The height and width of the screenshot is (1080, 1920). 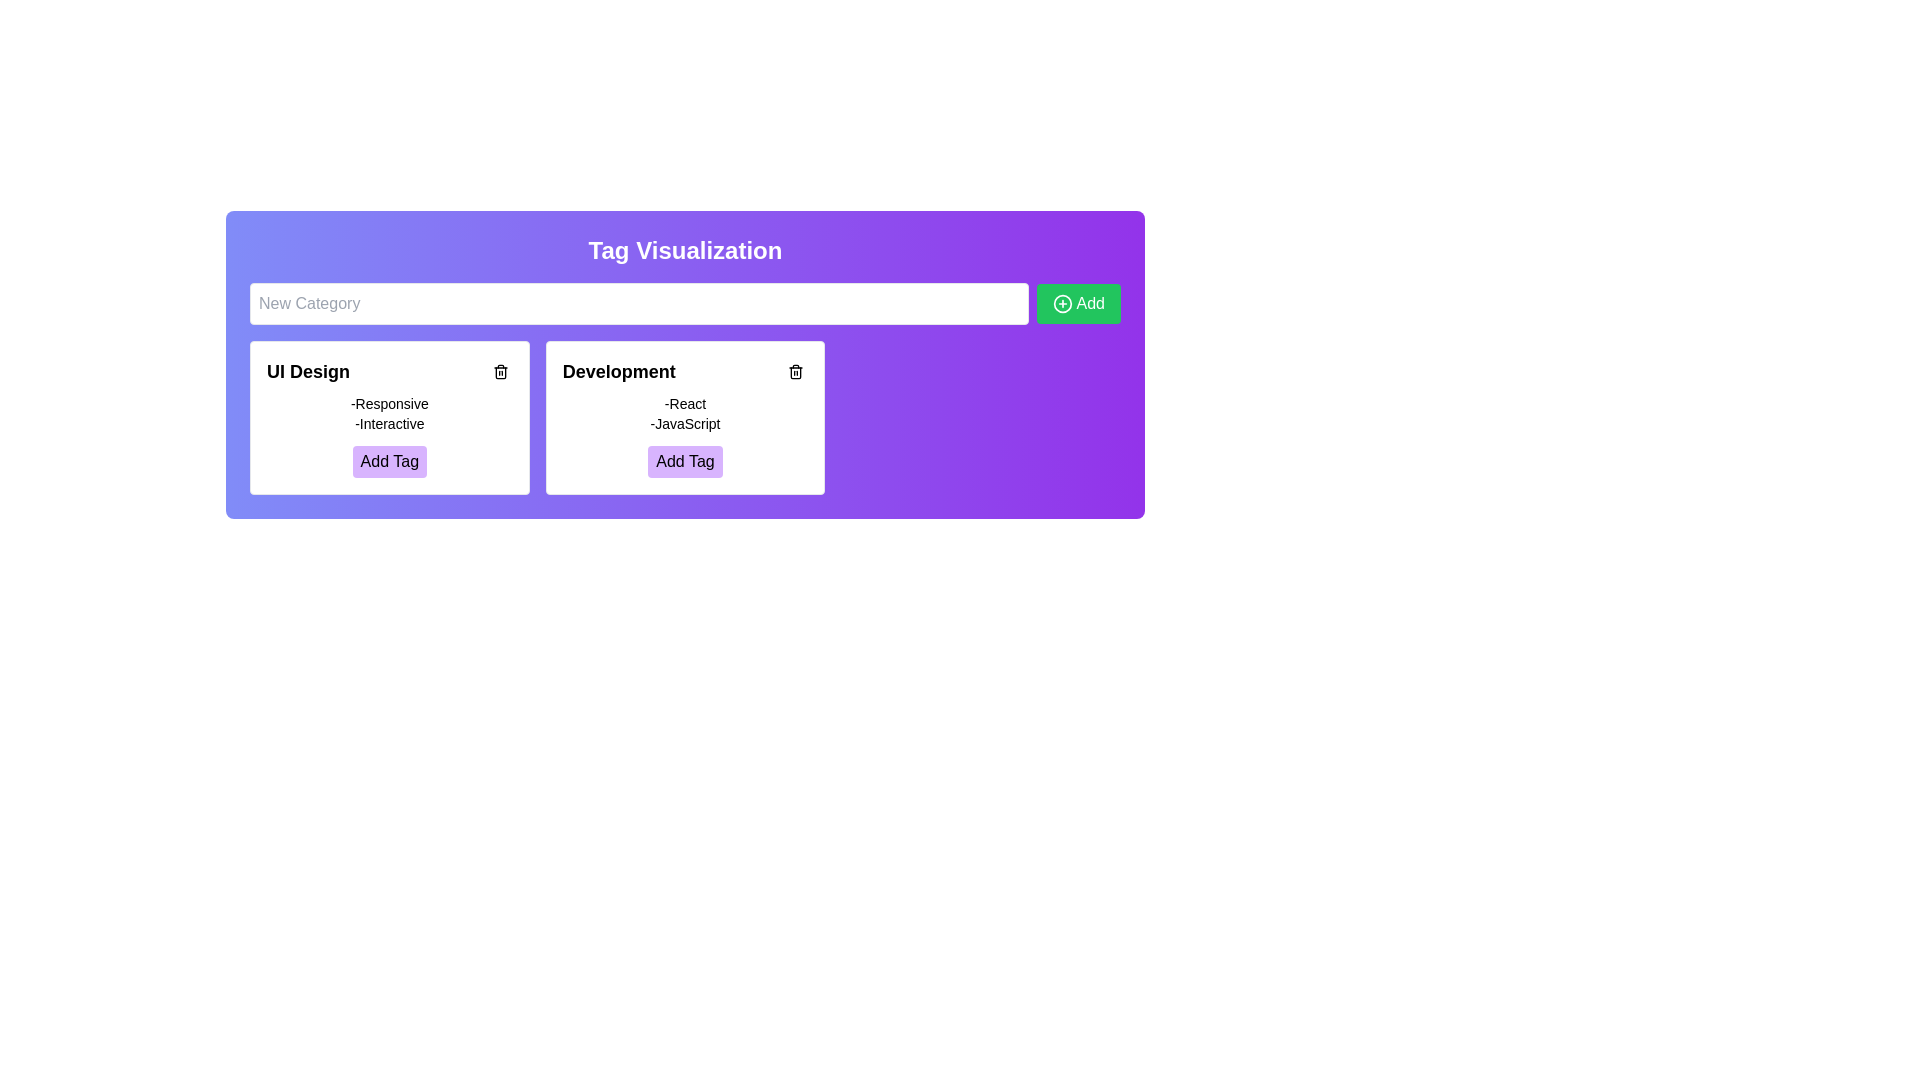 I want to click on the trash bin icon button located in the top-right corner of the 'UI Design' card, so click(x=500, y=371).